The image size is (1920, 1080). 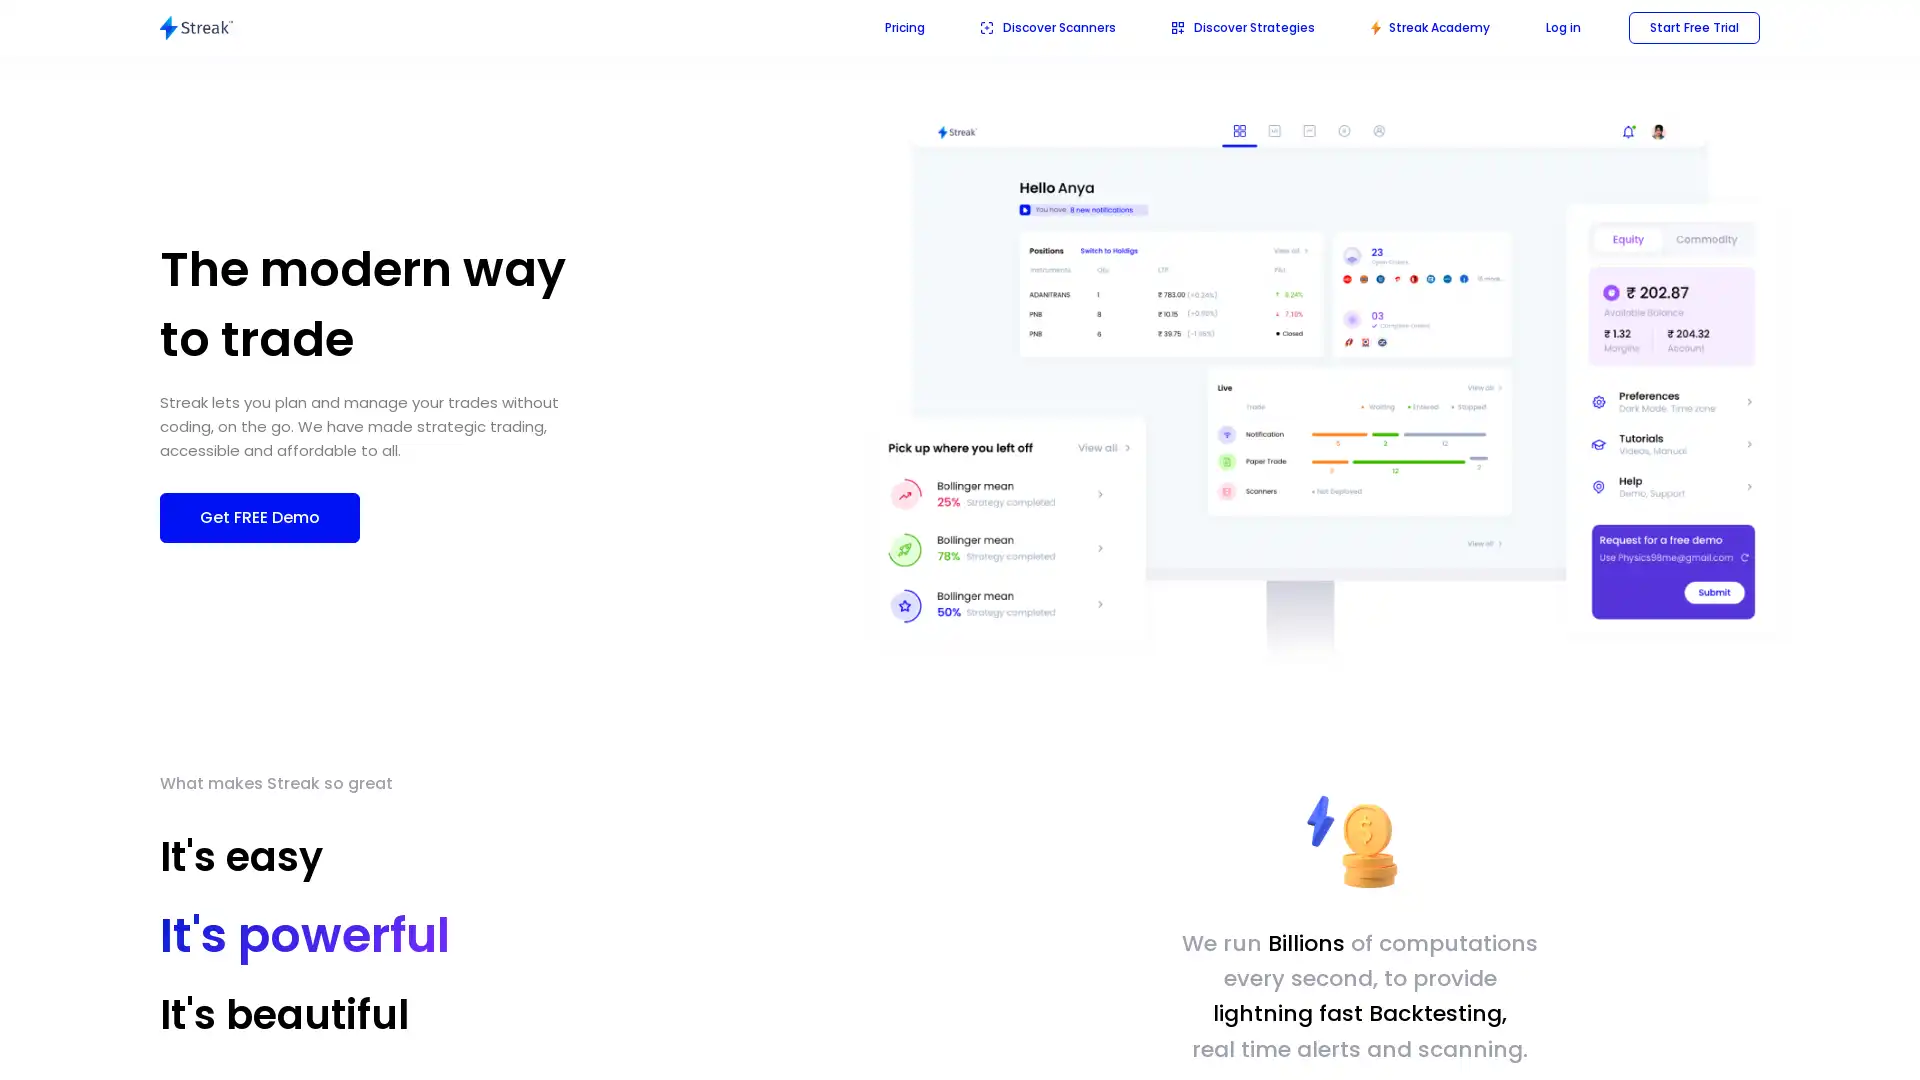 I want to click on Start Free Trial, so click(x=1693, y=27).